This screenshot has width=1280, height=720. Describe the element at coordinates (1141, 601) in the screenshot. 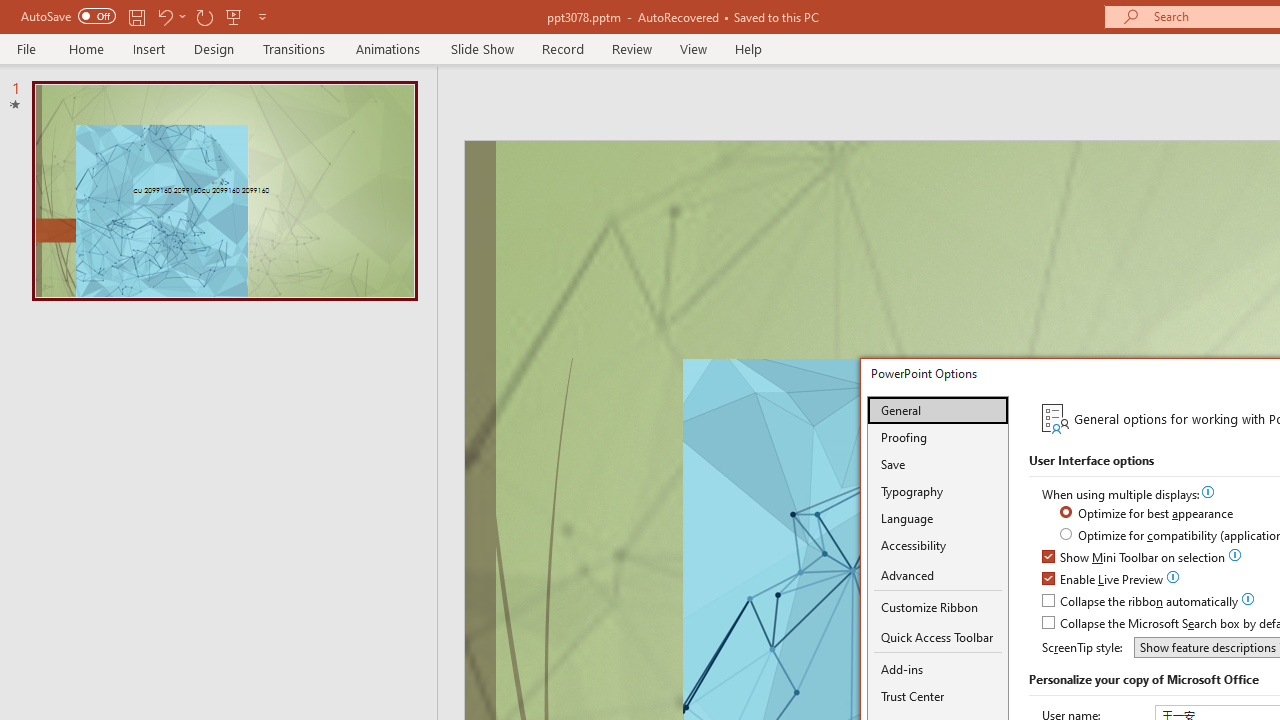

I see `'Collapse the ribbon automatically'` at that location.